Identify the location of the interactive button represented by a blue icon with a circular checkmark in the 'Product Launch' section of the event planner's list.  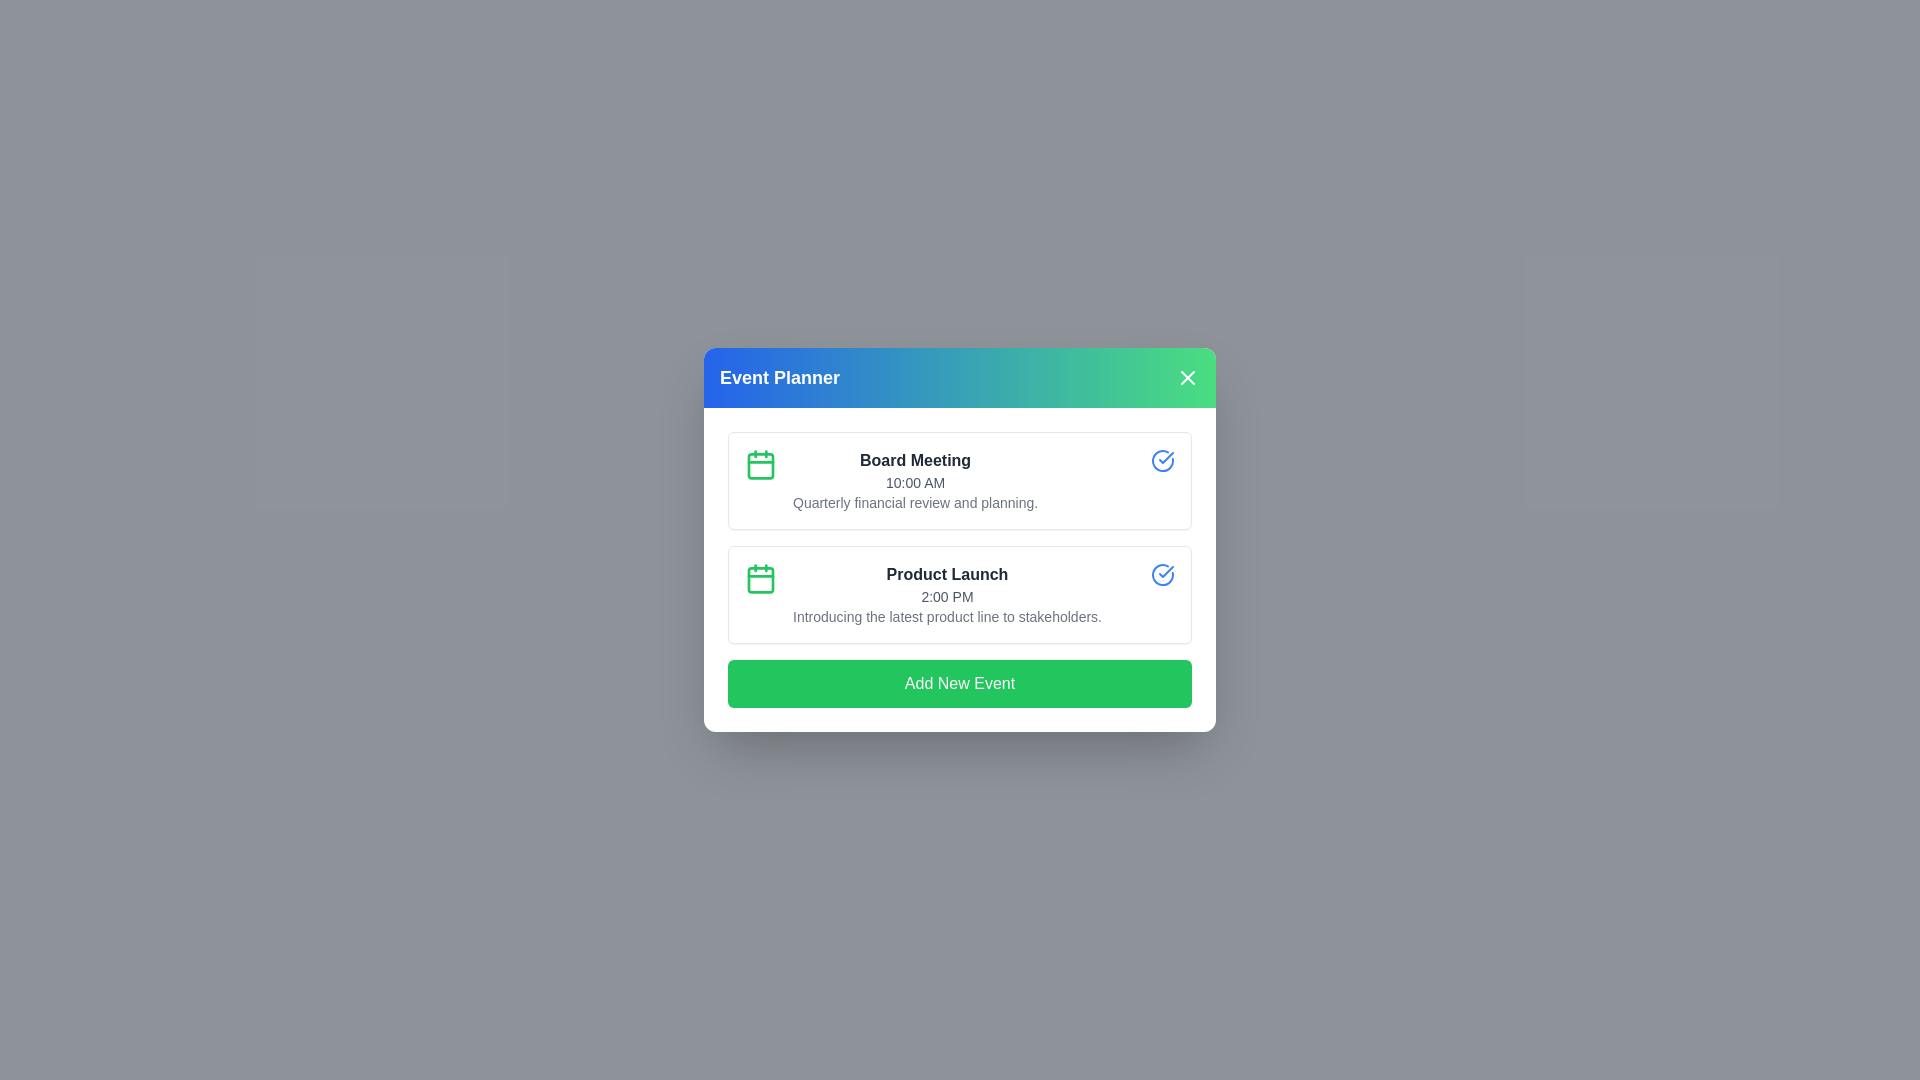
(1162, 574).